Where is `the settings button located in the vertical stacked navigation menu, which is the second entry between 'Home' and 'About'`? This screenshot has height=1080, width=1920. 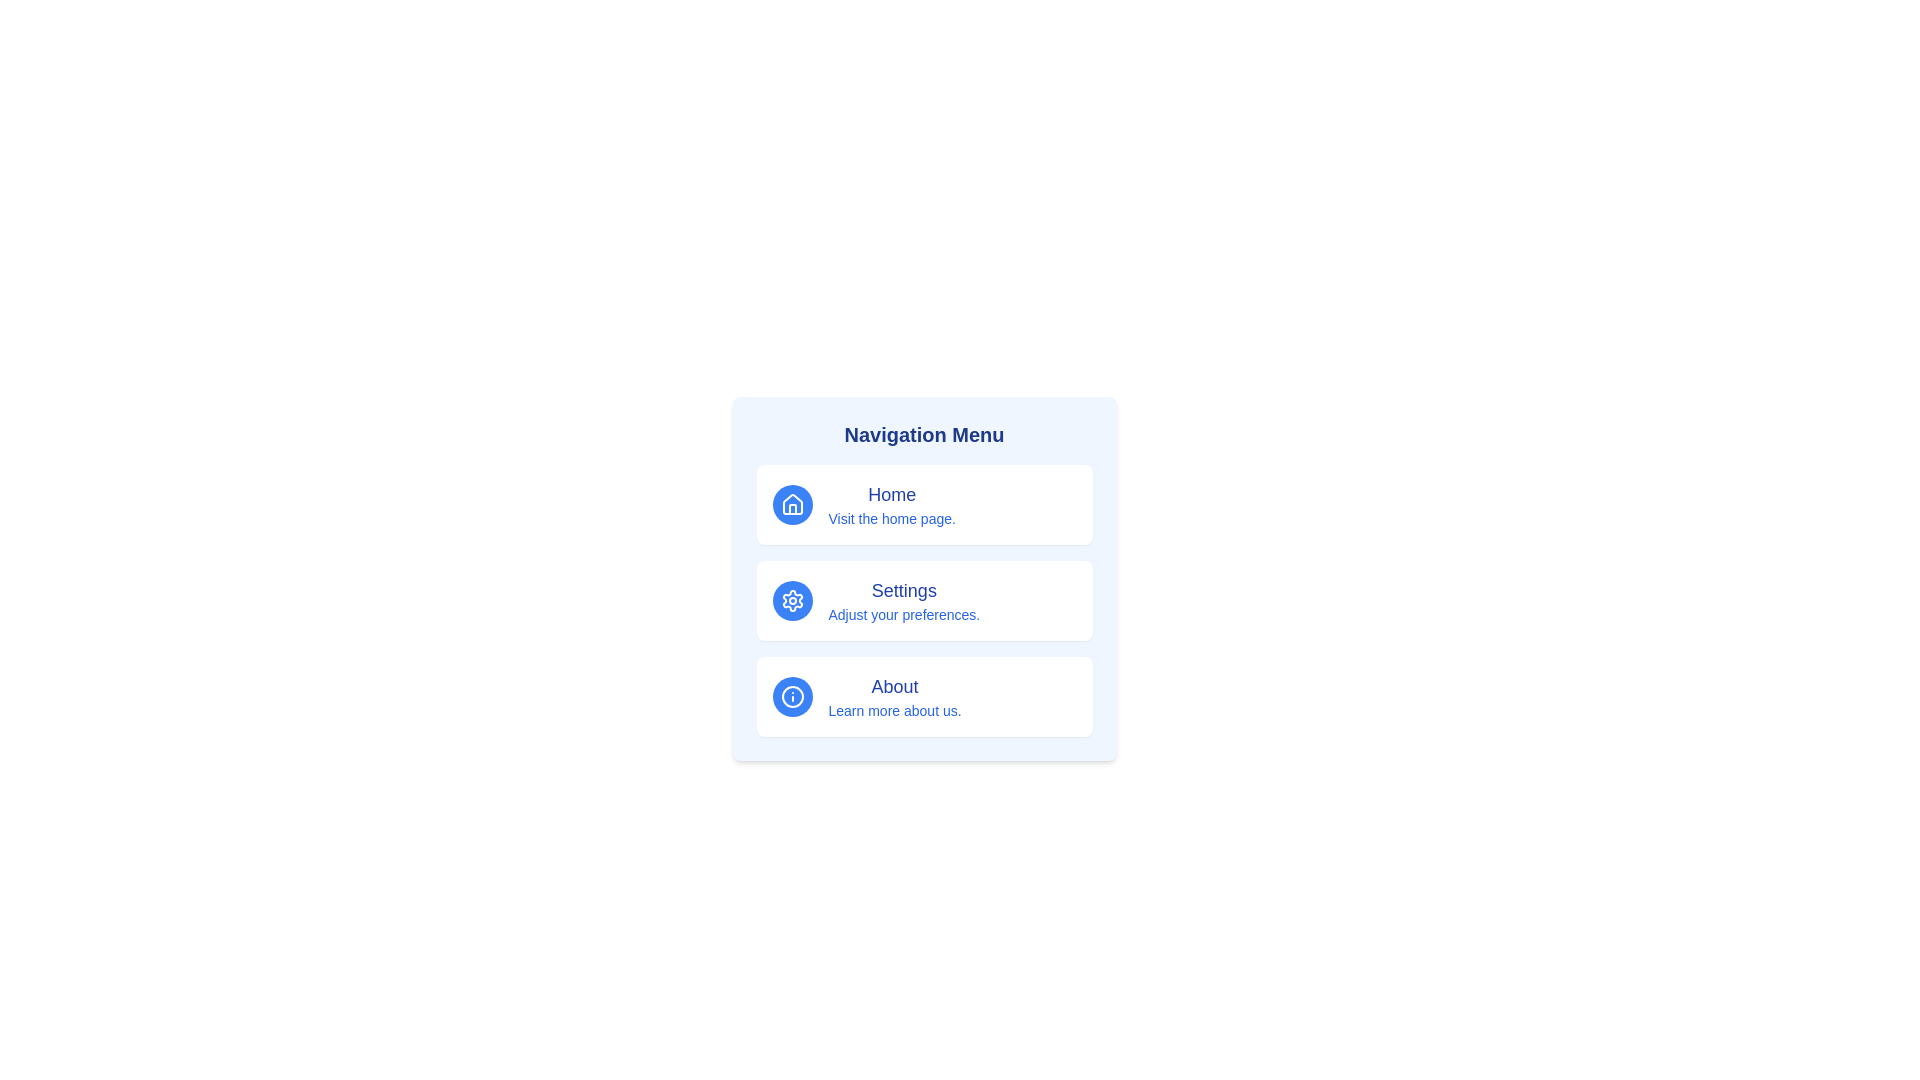 the settings button located in the vertical stacked navigation menu, which is the second entry between 'Home' and 'About' is located at coordinates (923, 600).